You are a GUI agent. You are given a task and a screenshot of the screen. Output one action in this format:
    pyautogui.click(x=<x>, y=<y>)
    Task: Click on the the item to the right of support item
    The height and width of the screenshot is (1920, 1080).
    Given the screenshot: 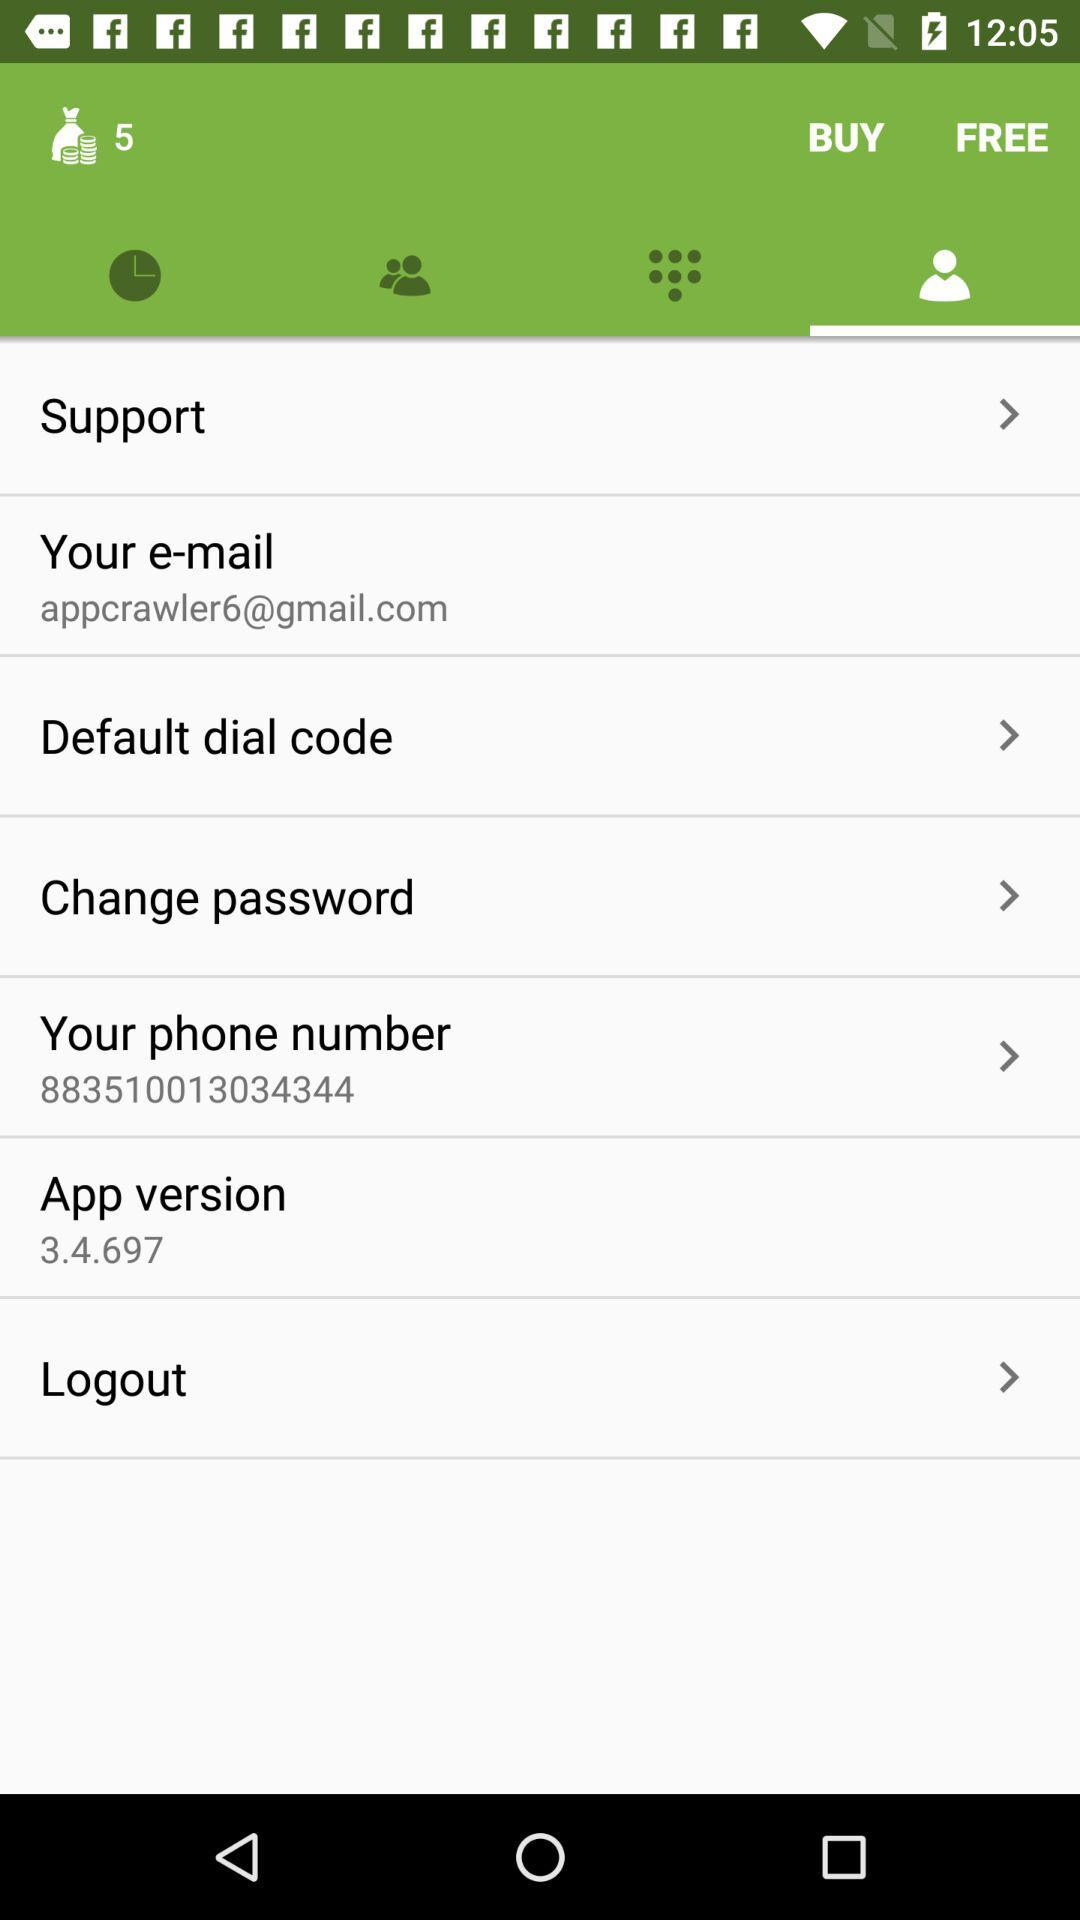 What is the action you would take?
    pyautogui.click(x=590, y=413)
    